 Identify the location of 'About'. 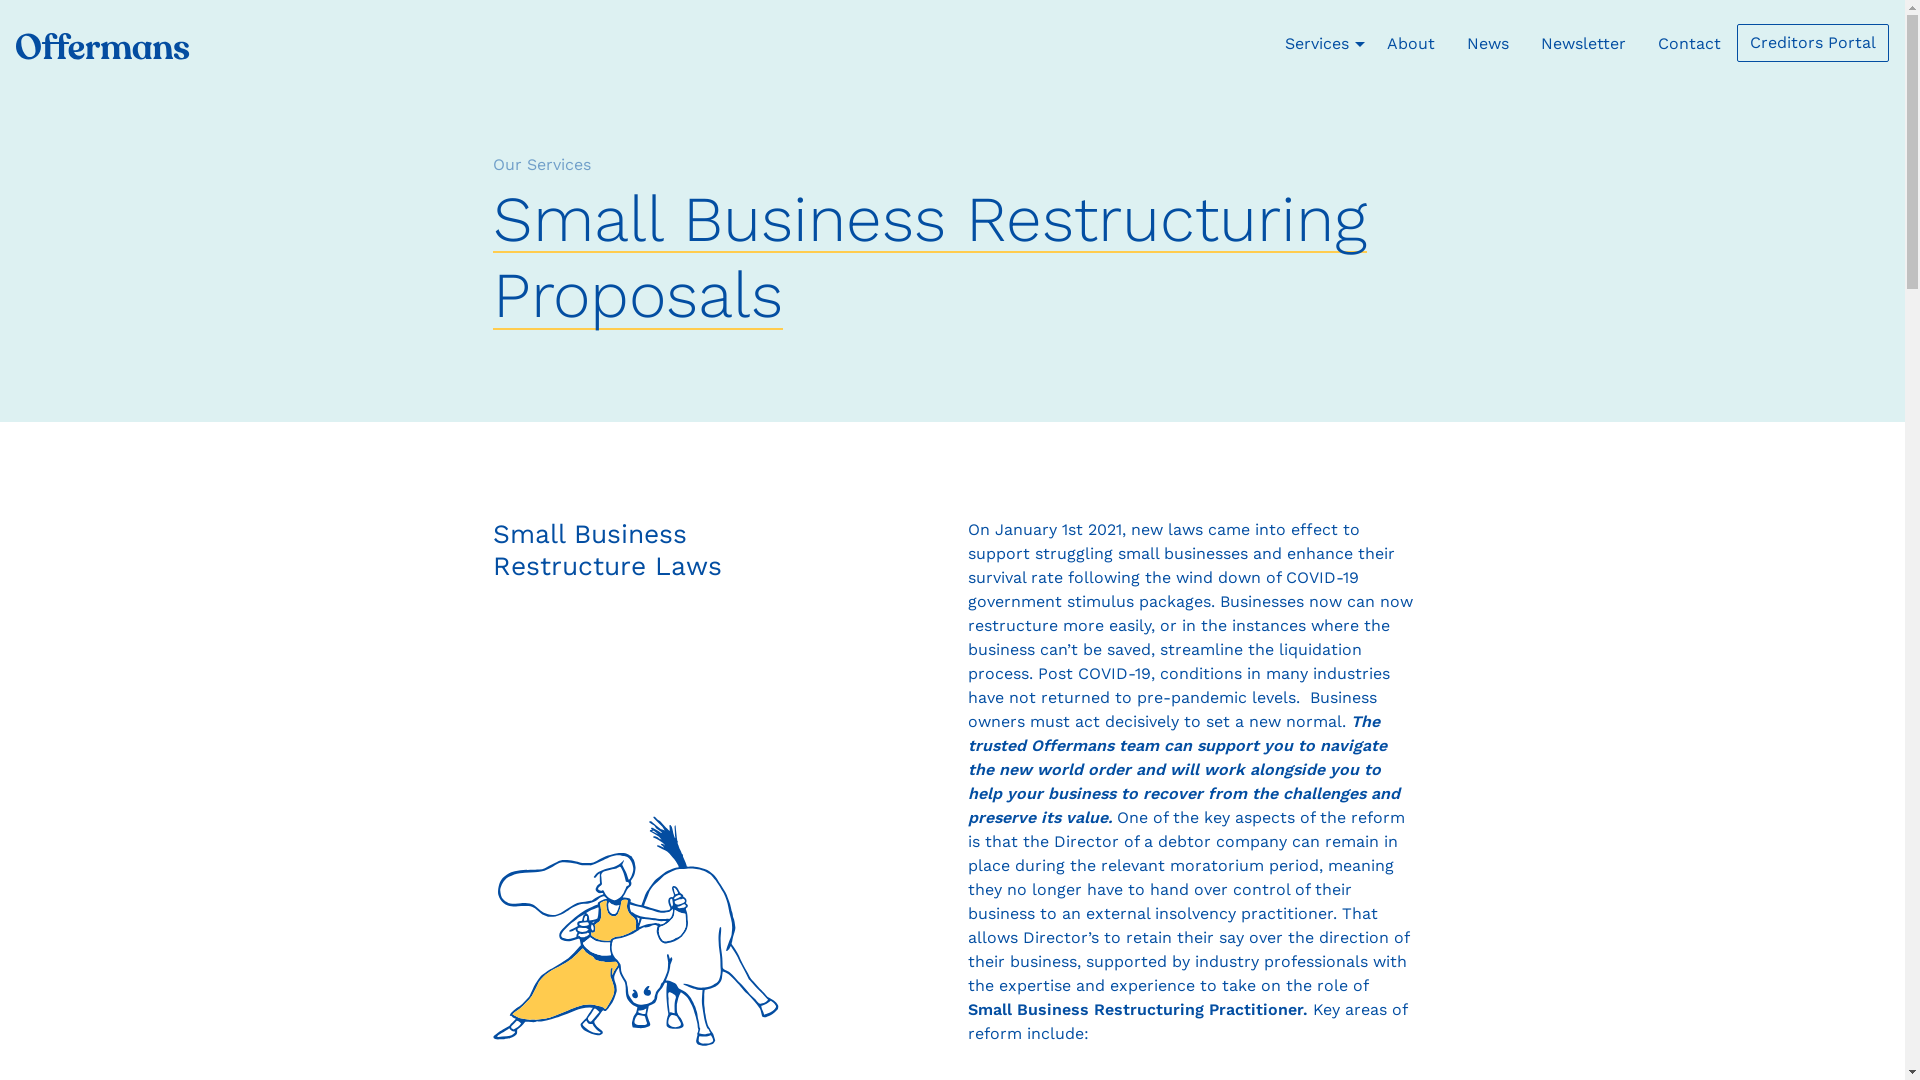
(1370, 43).